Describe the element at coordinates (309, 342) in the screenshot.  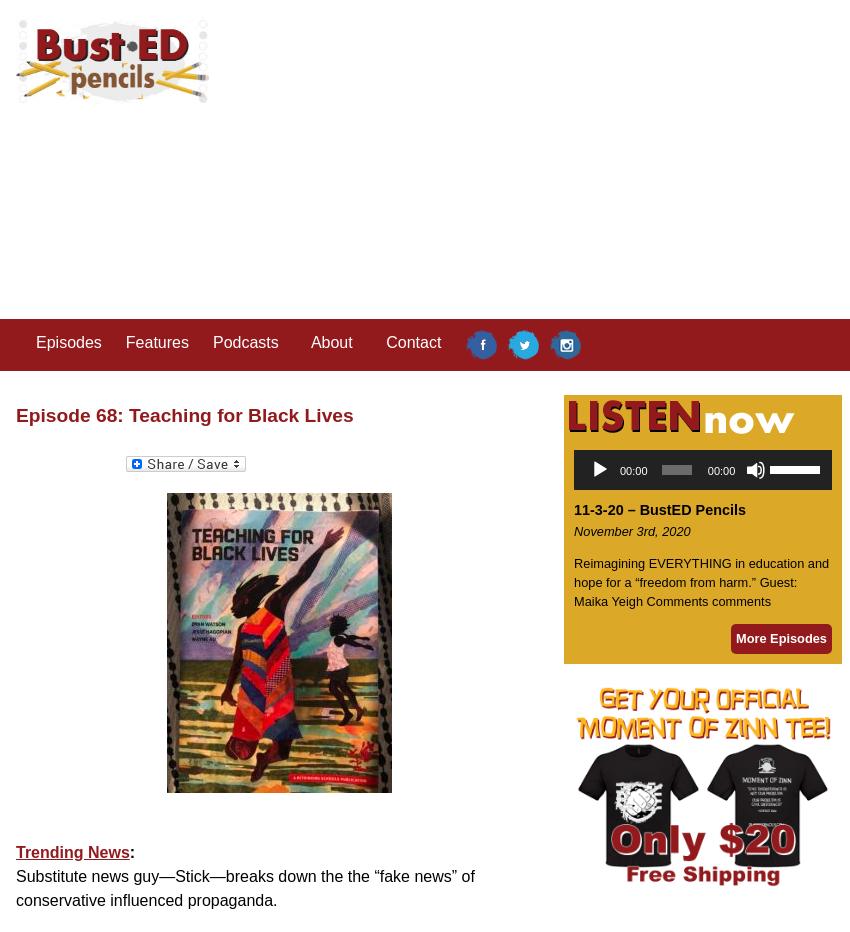
I see `'About'` at that location.